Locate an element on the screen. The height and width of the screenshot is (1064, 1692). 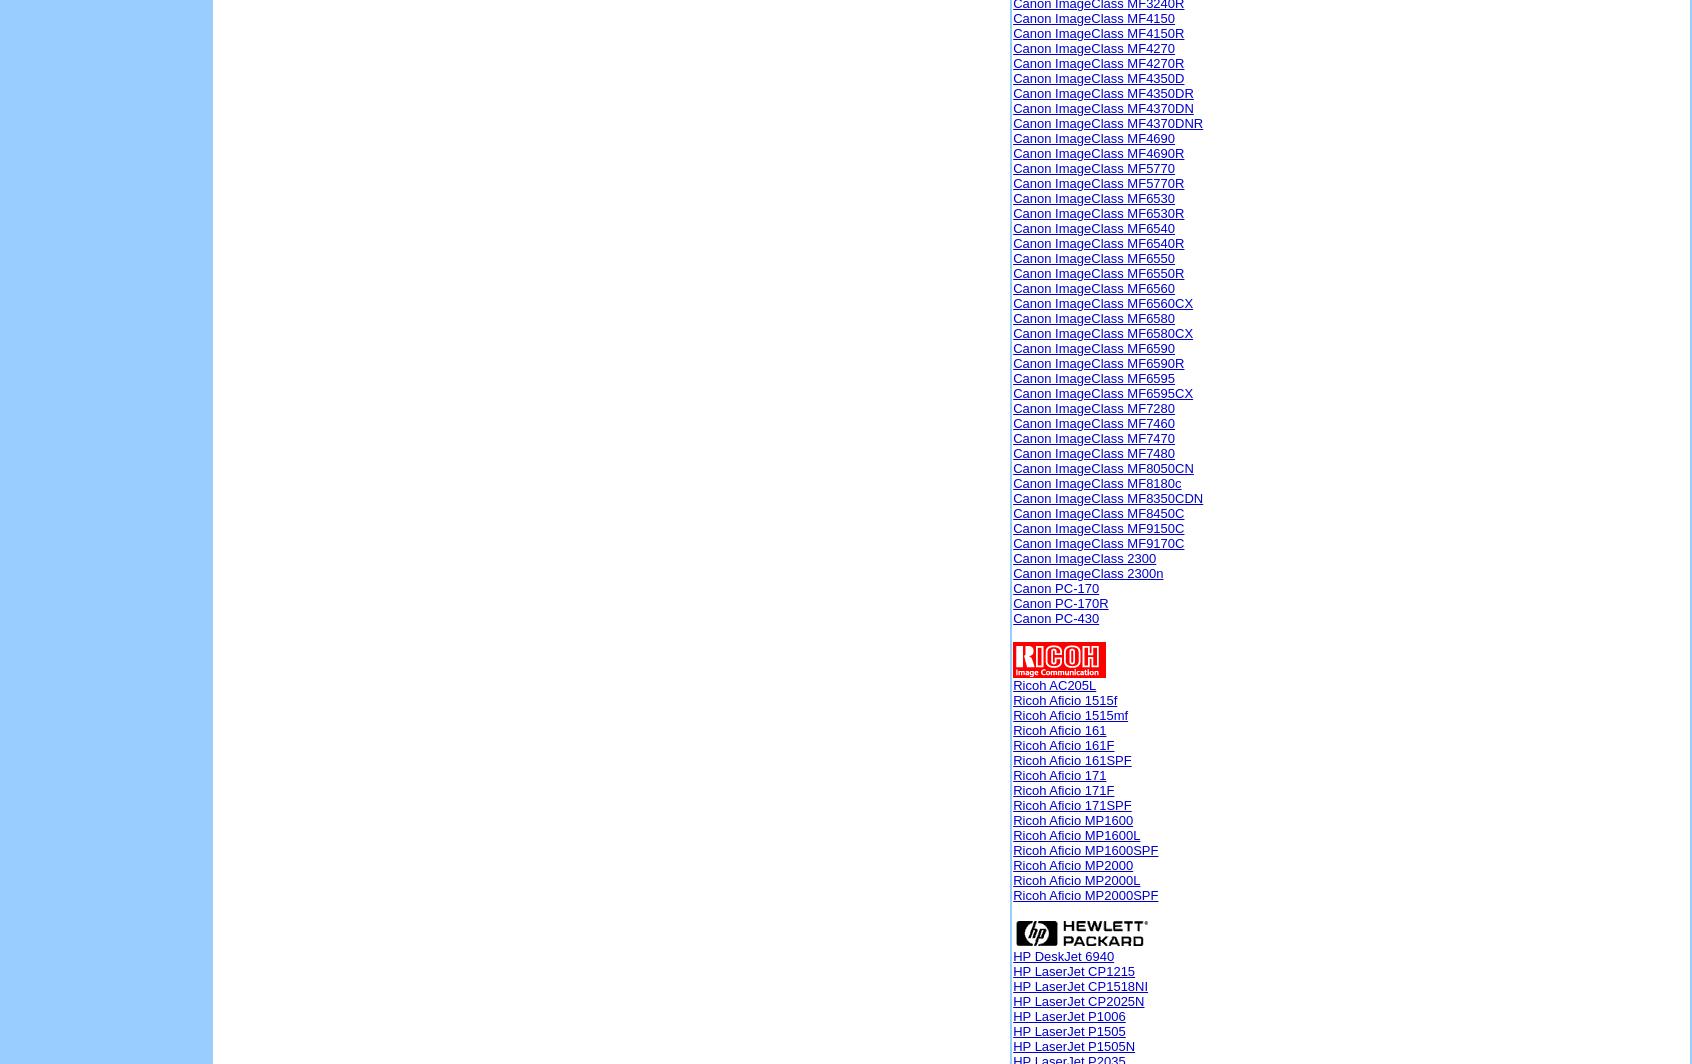
'Ricoh Aficio 171' is located at coordinates (1059, 775).